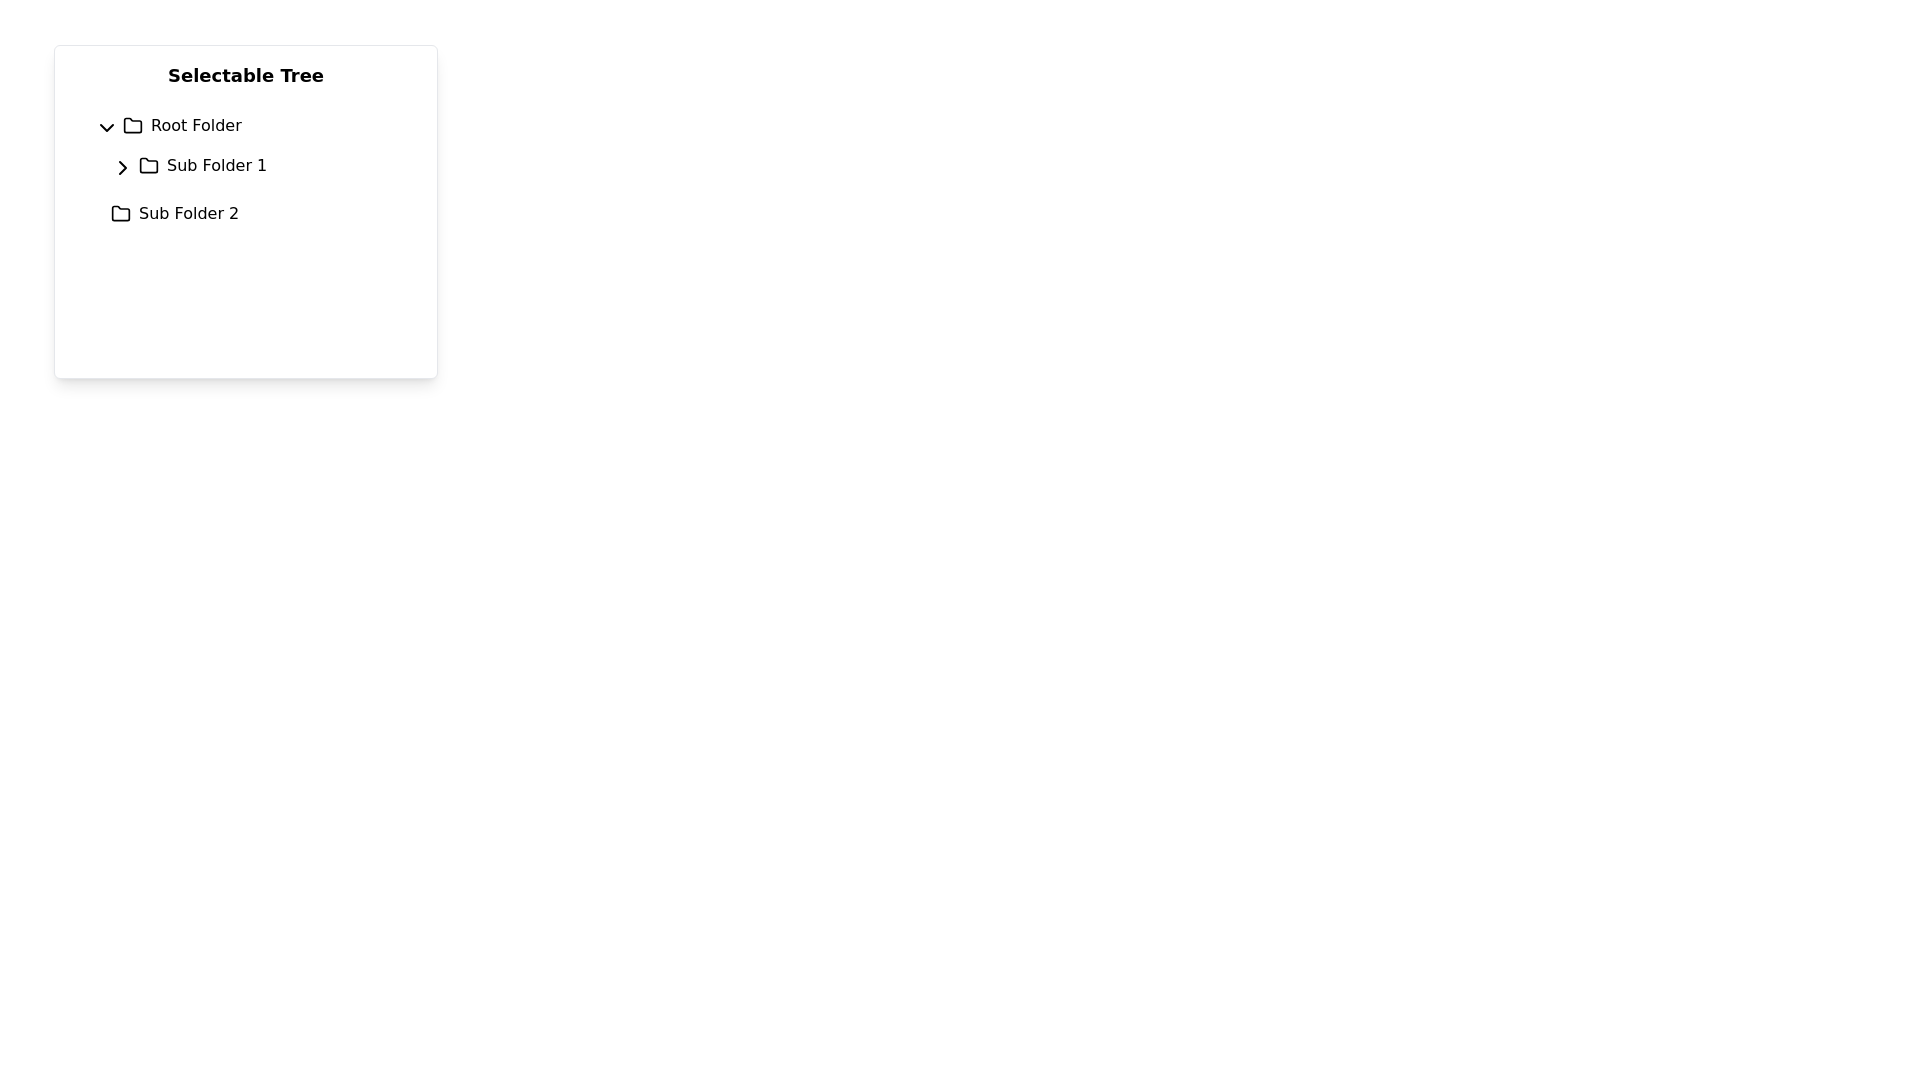 The width and height of the screenshot is (1920, 1080). I want to click on the folder icon located to the left of the 'Root Folder' label, so click(132, 125).